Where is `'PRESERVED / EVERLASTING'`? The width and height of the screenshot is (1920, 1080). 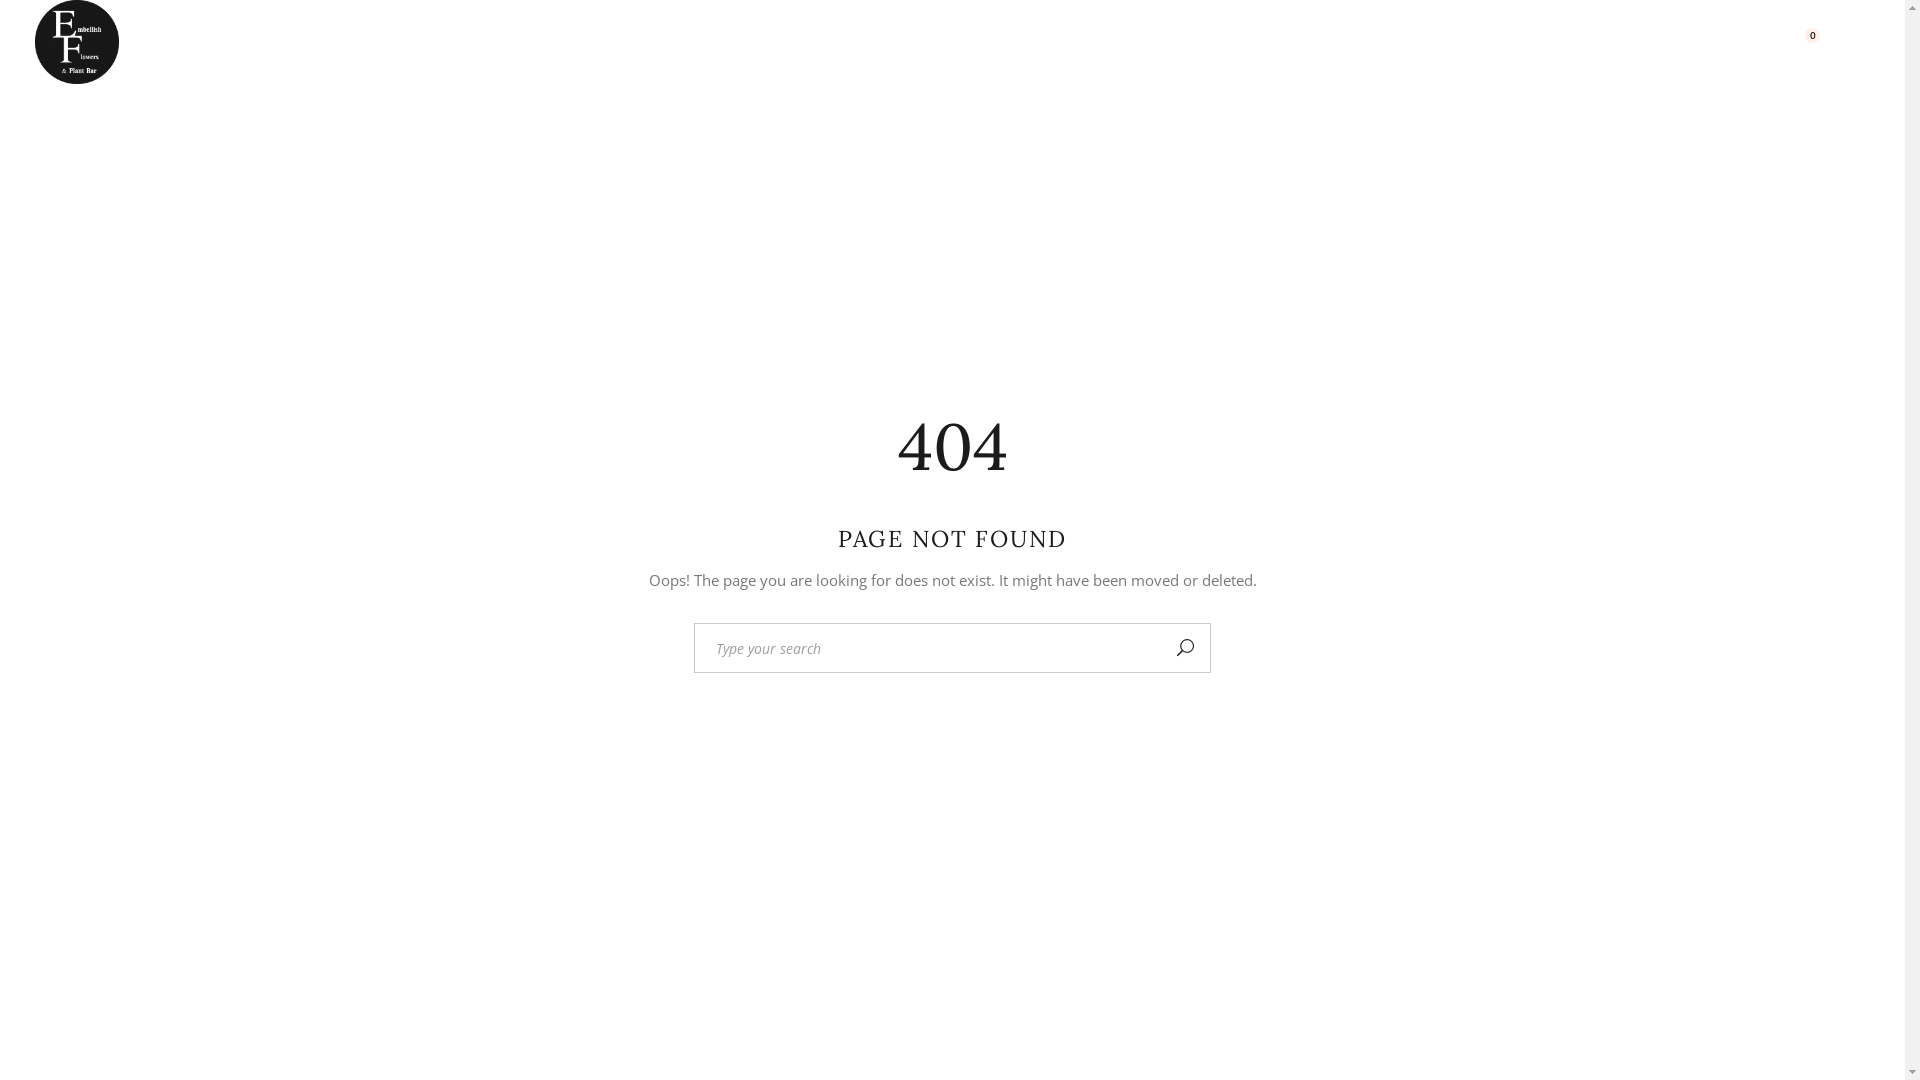
'PRESERVED / EVERLASTING' is located at coordinates (885, 42).